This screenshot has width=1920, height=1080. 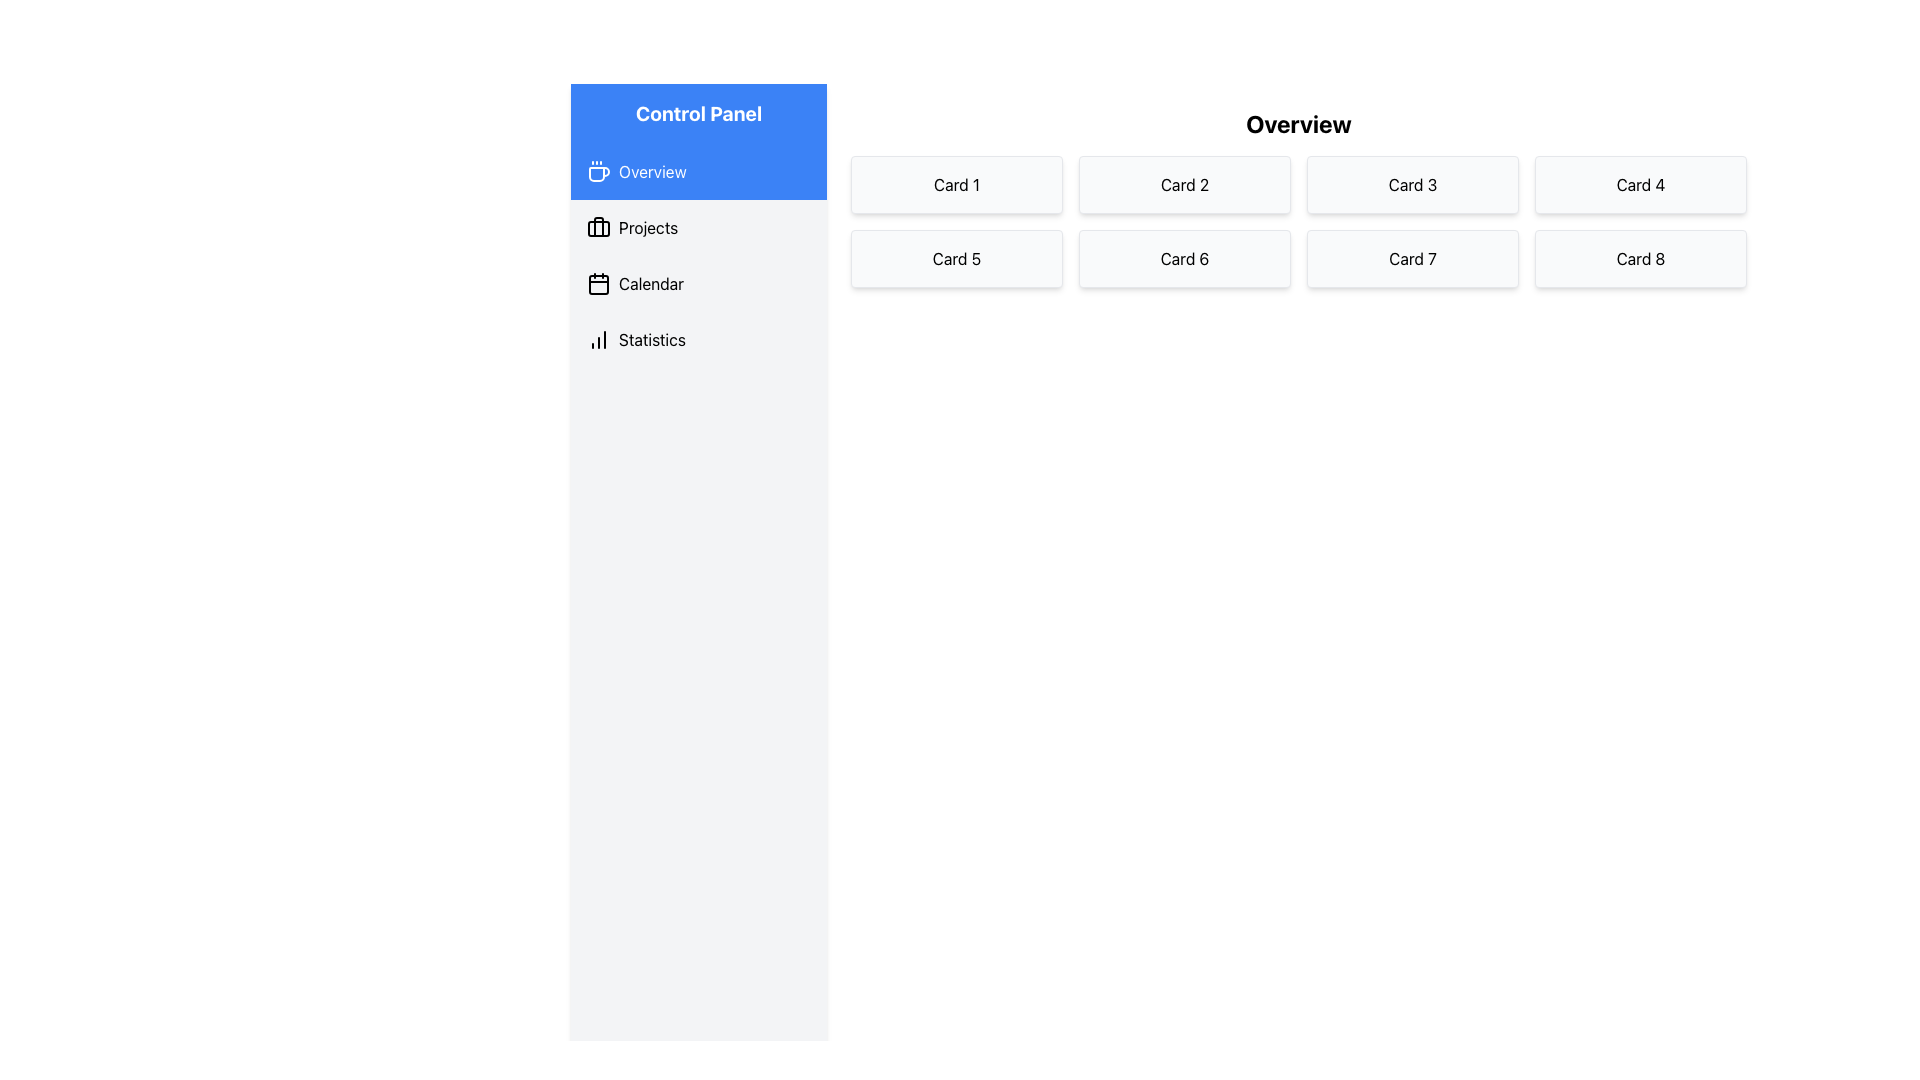 I want to click on the text label displaying 'Card 2' which is centered within a light gray rounded rectangle in the second card of the grid under the 'Overview' header, so click(x=1185, y=185).